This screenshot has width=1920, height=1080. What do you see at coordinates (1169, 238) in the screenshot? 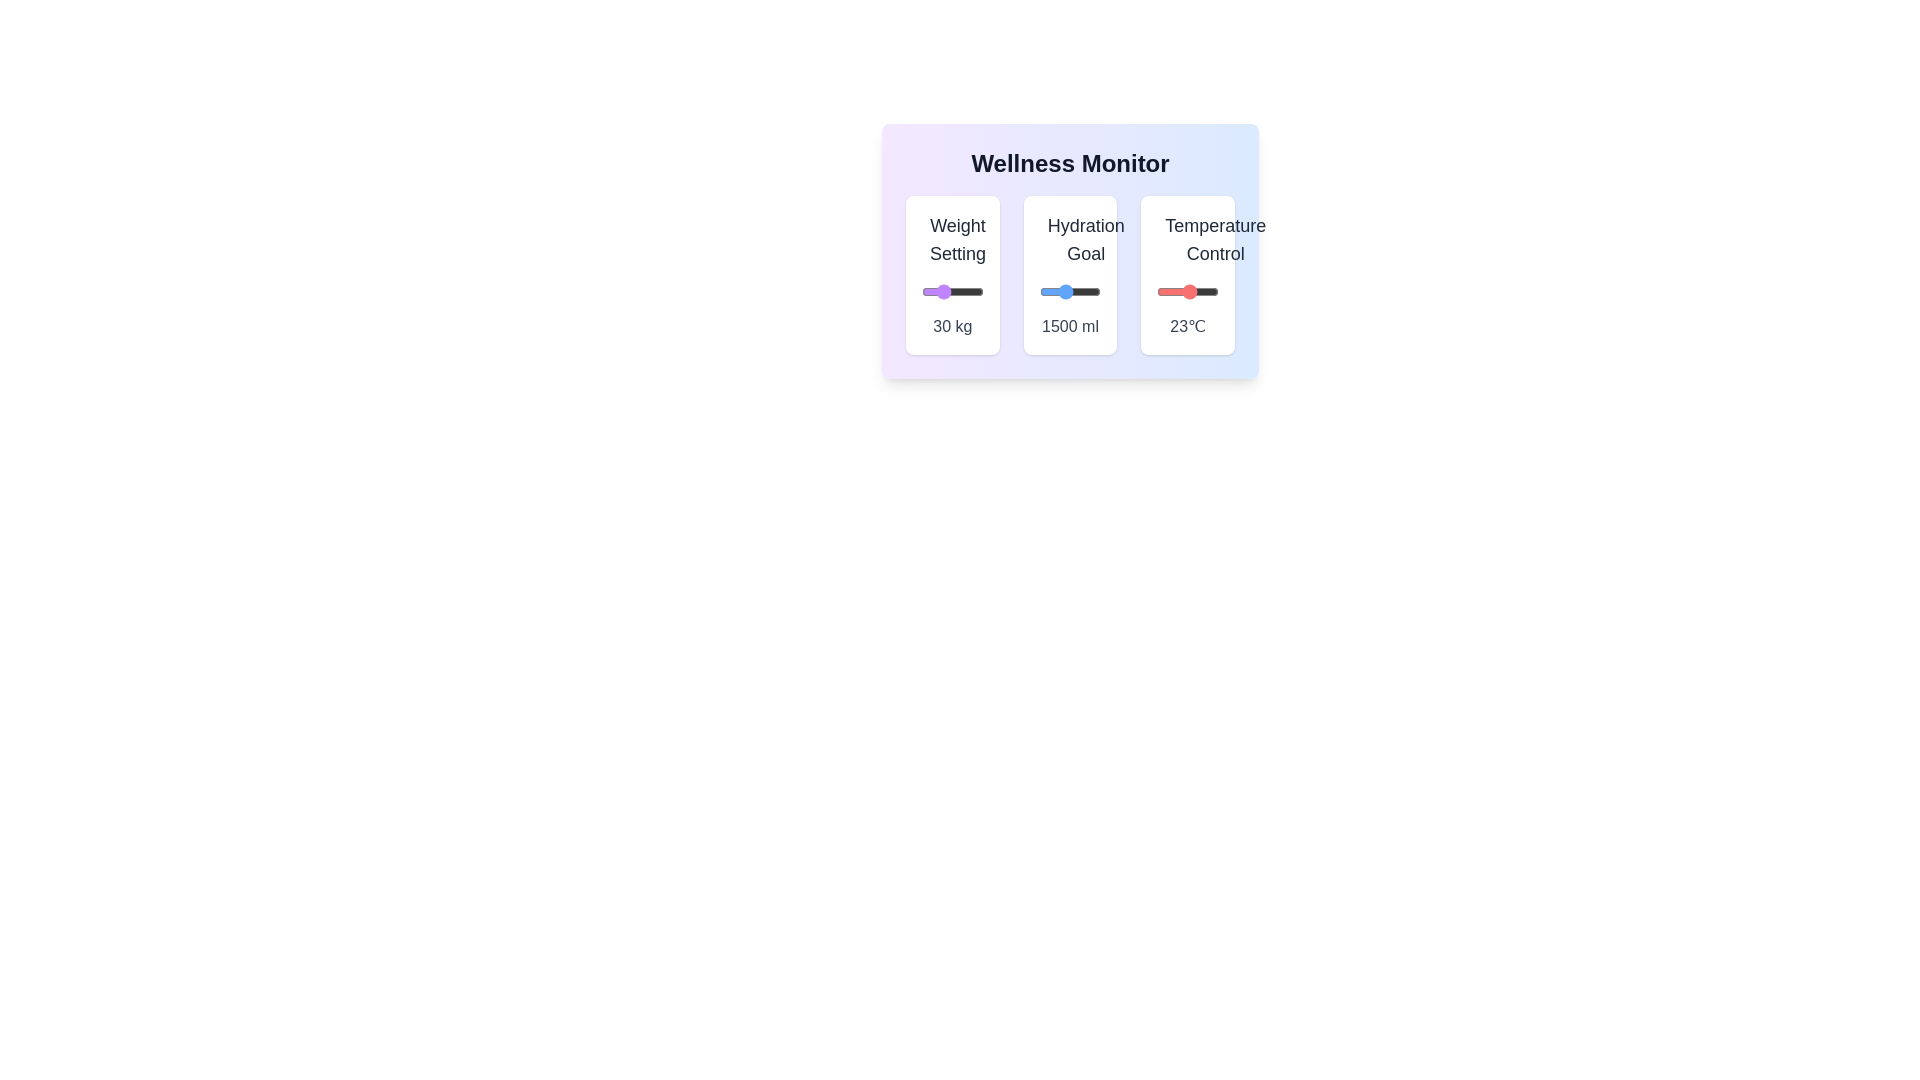
I see `the graphical context of the red-fill internal part of the thermometer icon, which is situated near the 'Temperature Control' text in the 'Wellness Monitor' interface` at bounding box center [1169, 238].